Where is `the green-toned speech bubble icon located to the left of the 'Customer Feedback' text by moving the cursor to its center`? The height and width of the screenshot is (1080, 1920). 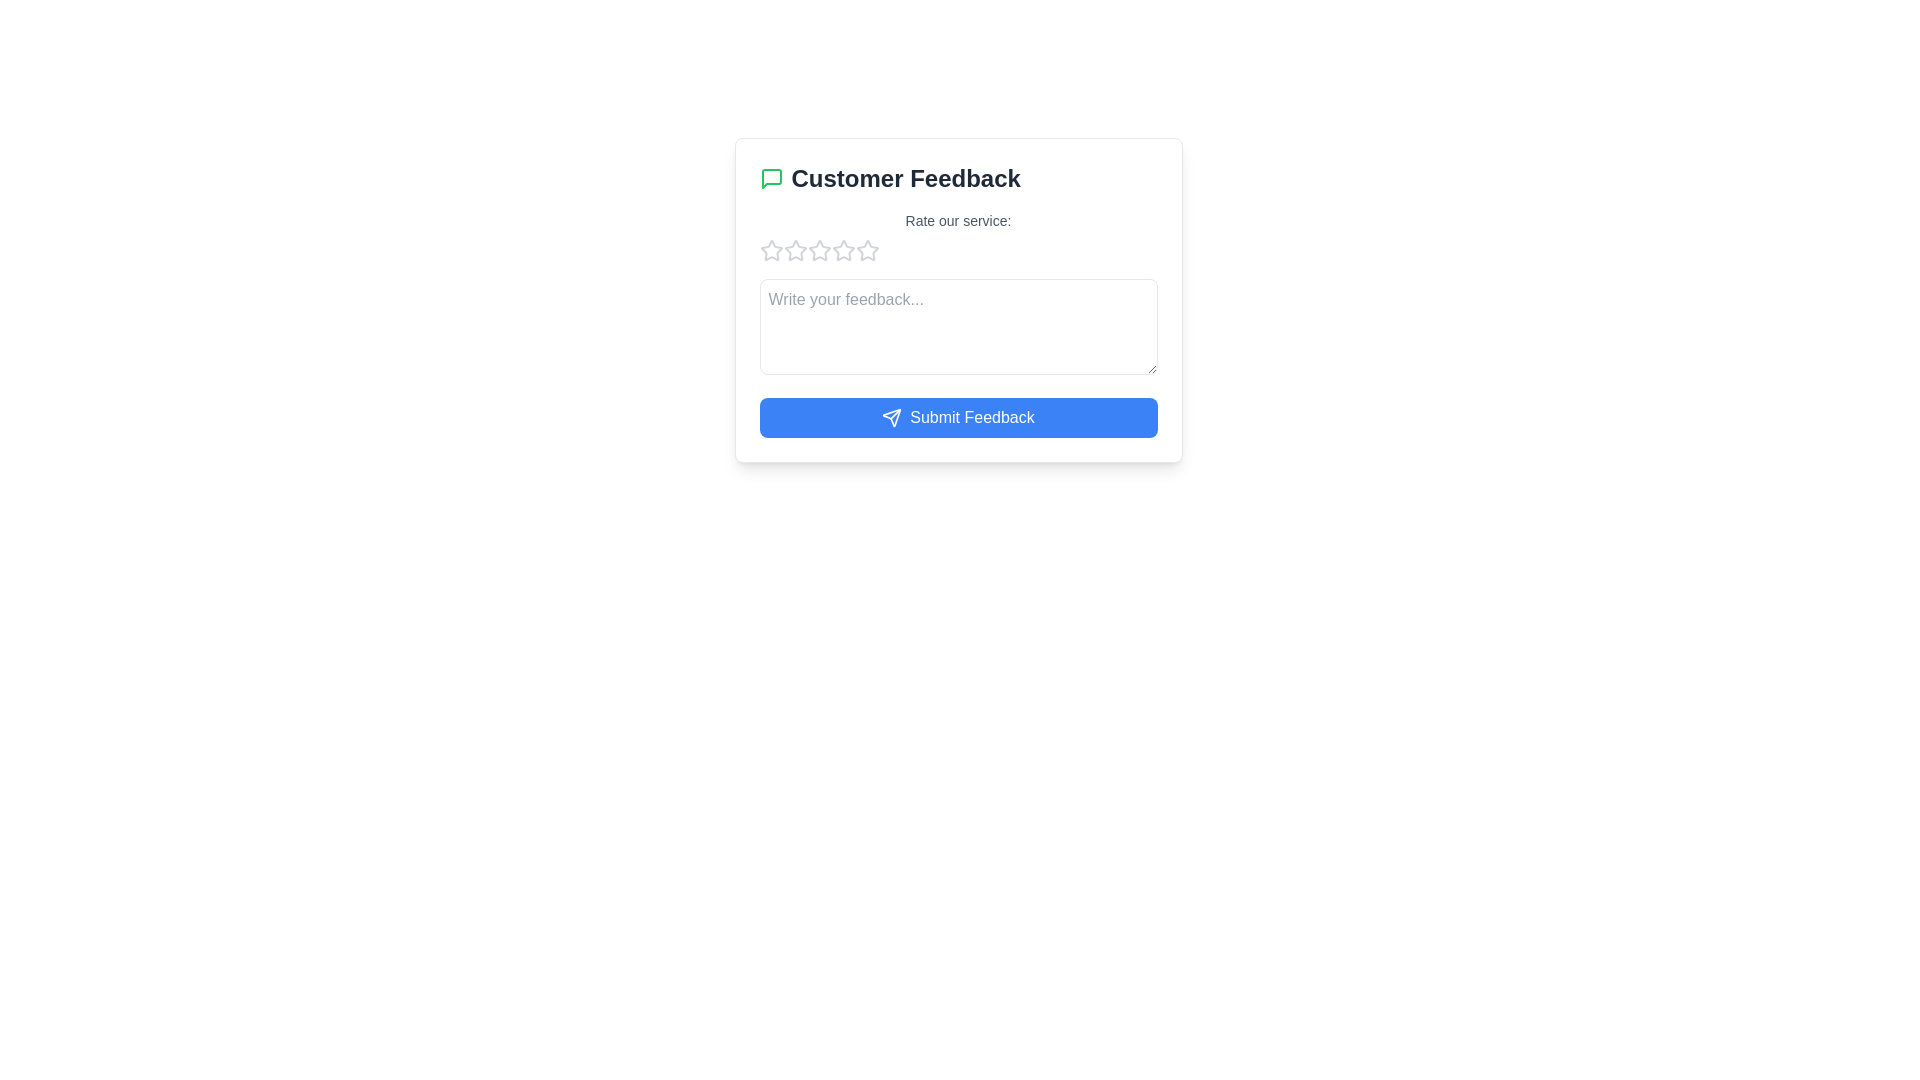
the green-toned speech bubble icon located to the left of the 'Customer Feedback' text by moving the cursor to its center is located at coordinates (770, 177).